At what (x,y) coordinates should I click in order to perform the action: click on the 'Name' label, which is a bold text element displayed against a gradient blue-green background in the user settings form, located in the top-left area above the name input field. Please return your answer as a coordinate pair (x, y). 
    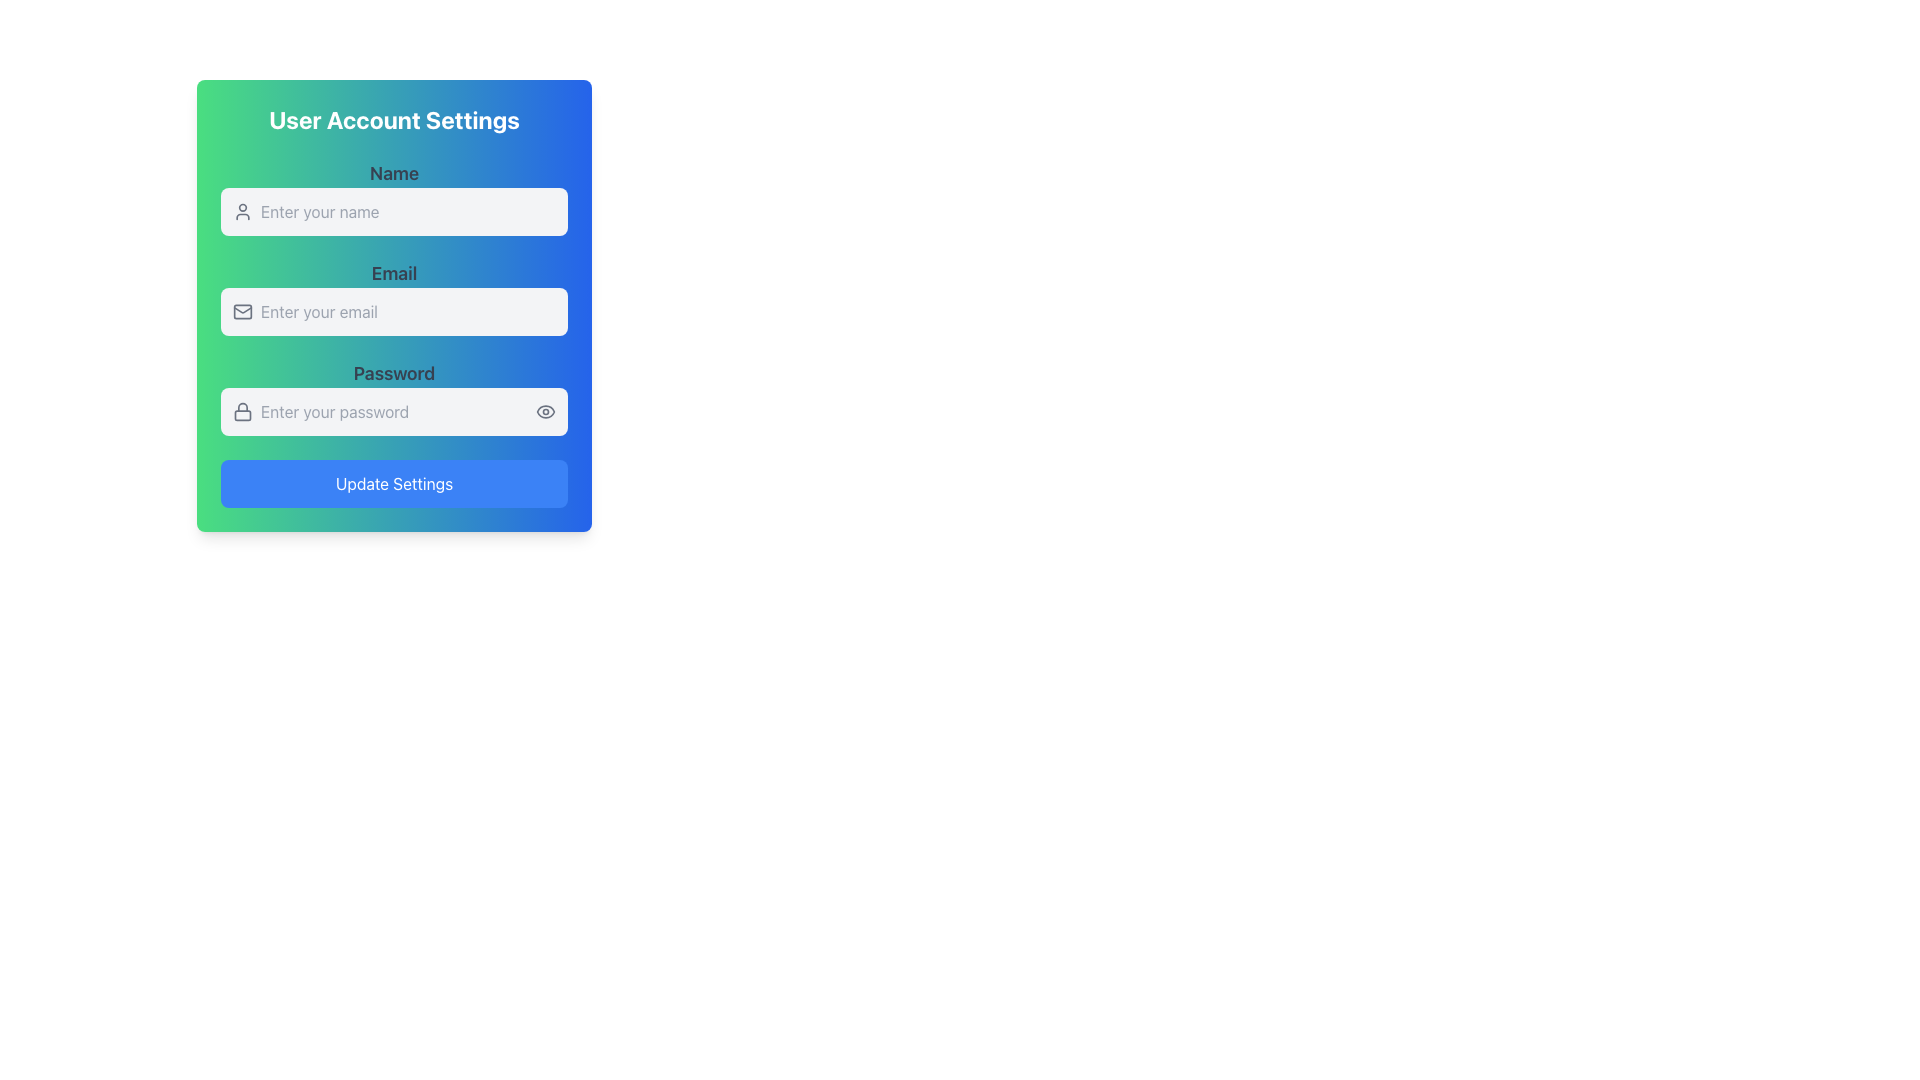
    Looking at the image, I should click on (394, 172).